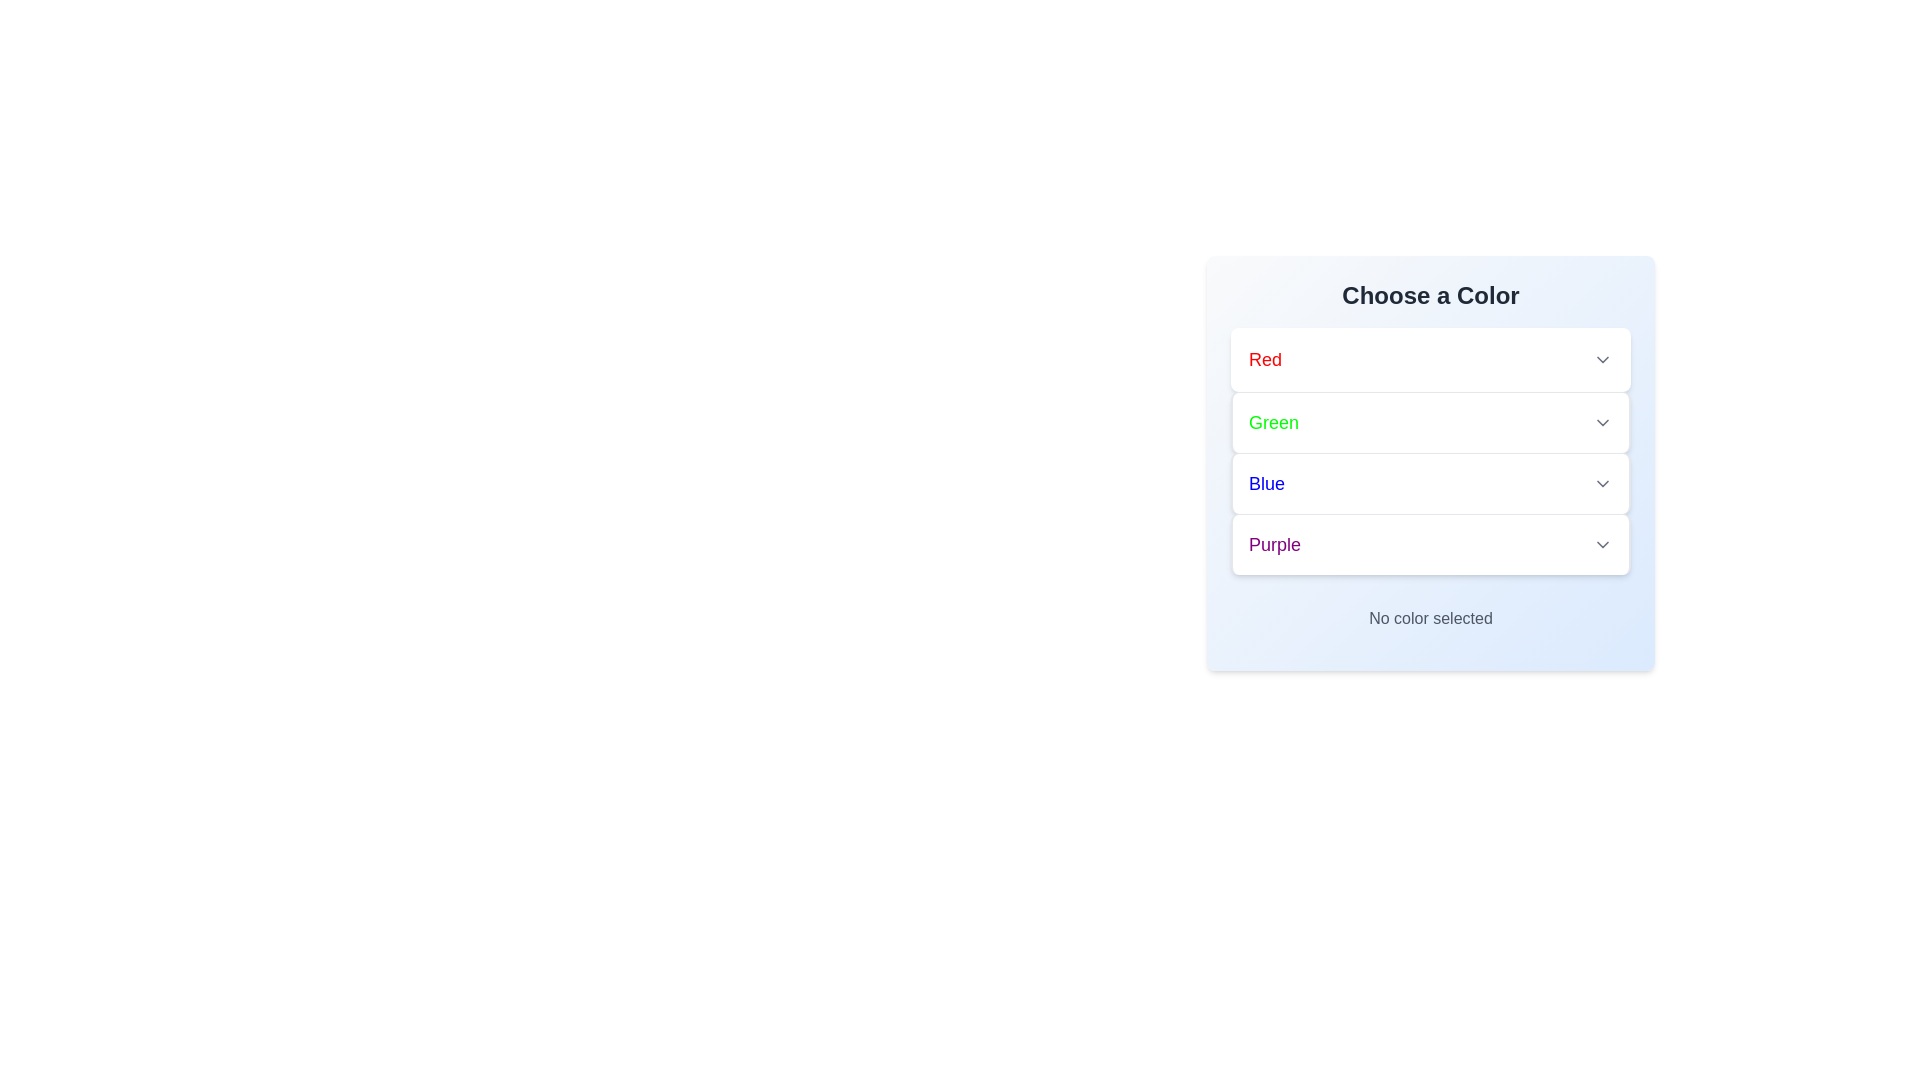  What do you see at coordinates (1429, 544) in the screenshot?
I see `the color item Purple to observe the hover effect` at bounding box center [1429, 544].